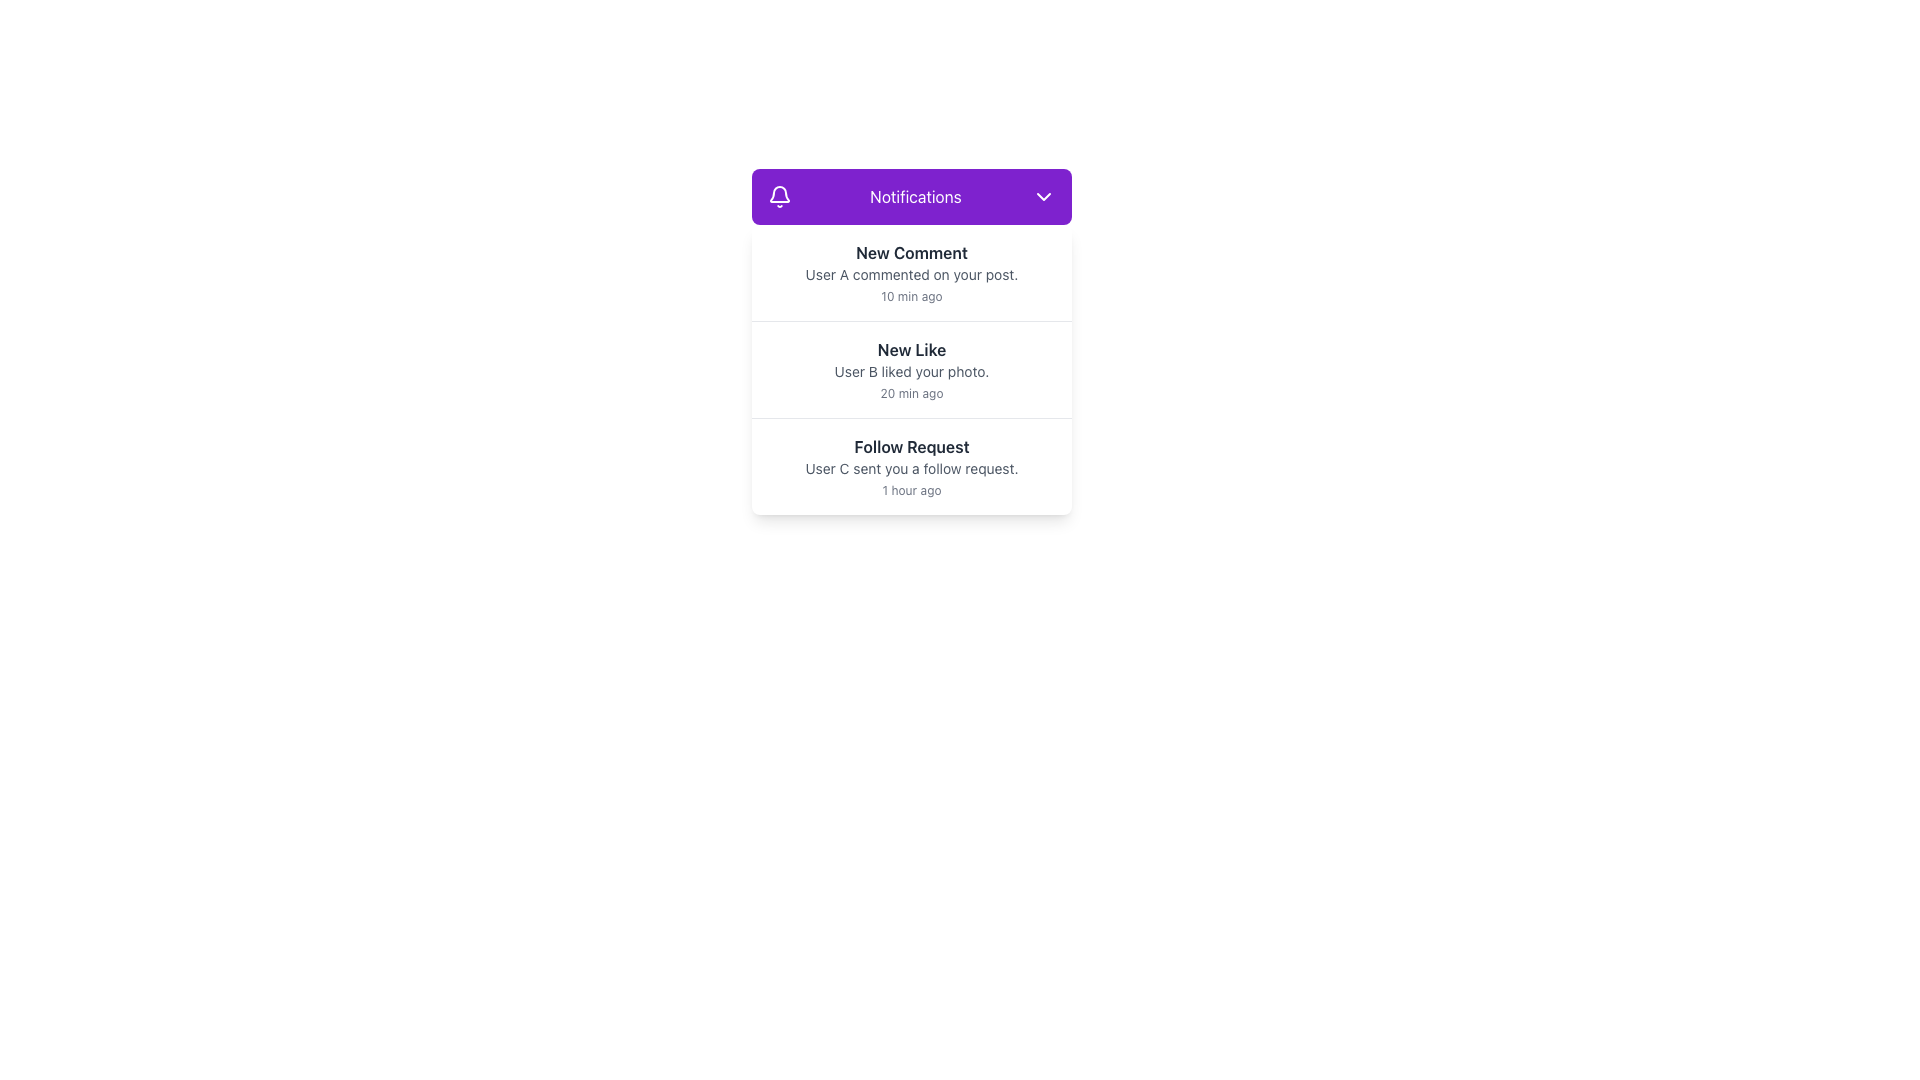 The width and height of the screenshot is (1920, 1080). Describe the element at coordinates (911, 297) in the screenshot. I see `text label displaying '10 min ago', which is a relative timestamp under the 'New Comment' notification` at that location.